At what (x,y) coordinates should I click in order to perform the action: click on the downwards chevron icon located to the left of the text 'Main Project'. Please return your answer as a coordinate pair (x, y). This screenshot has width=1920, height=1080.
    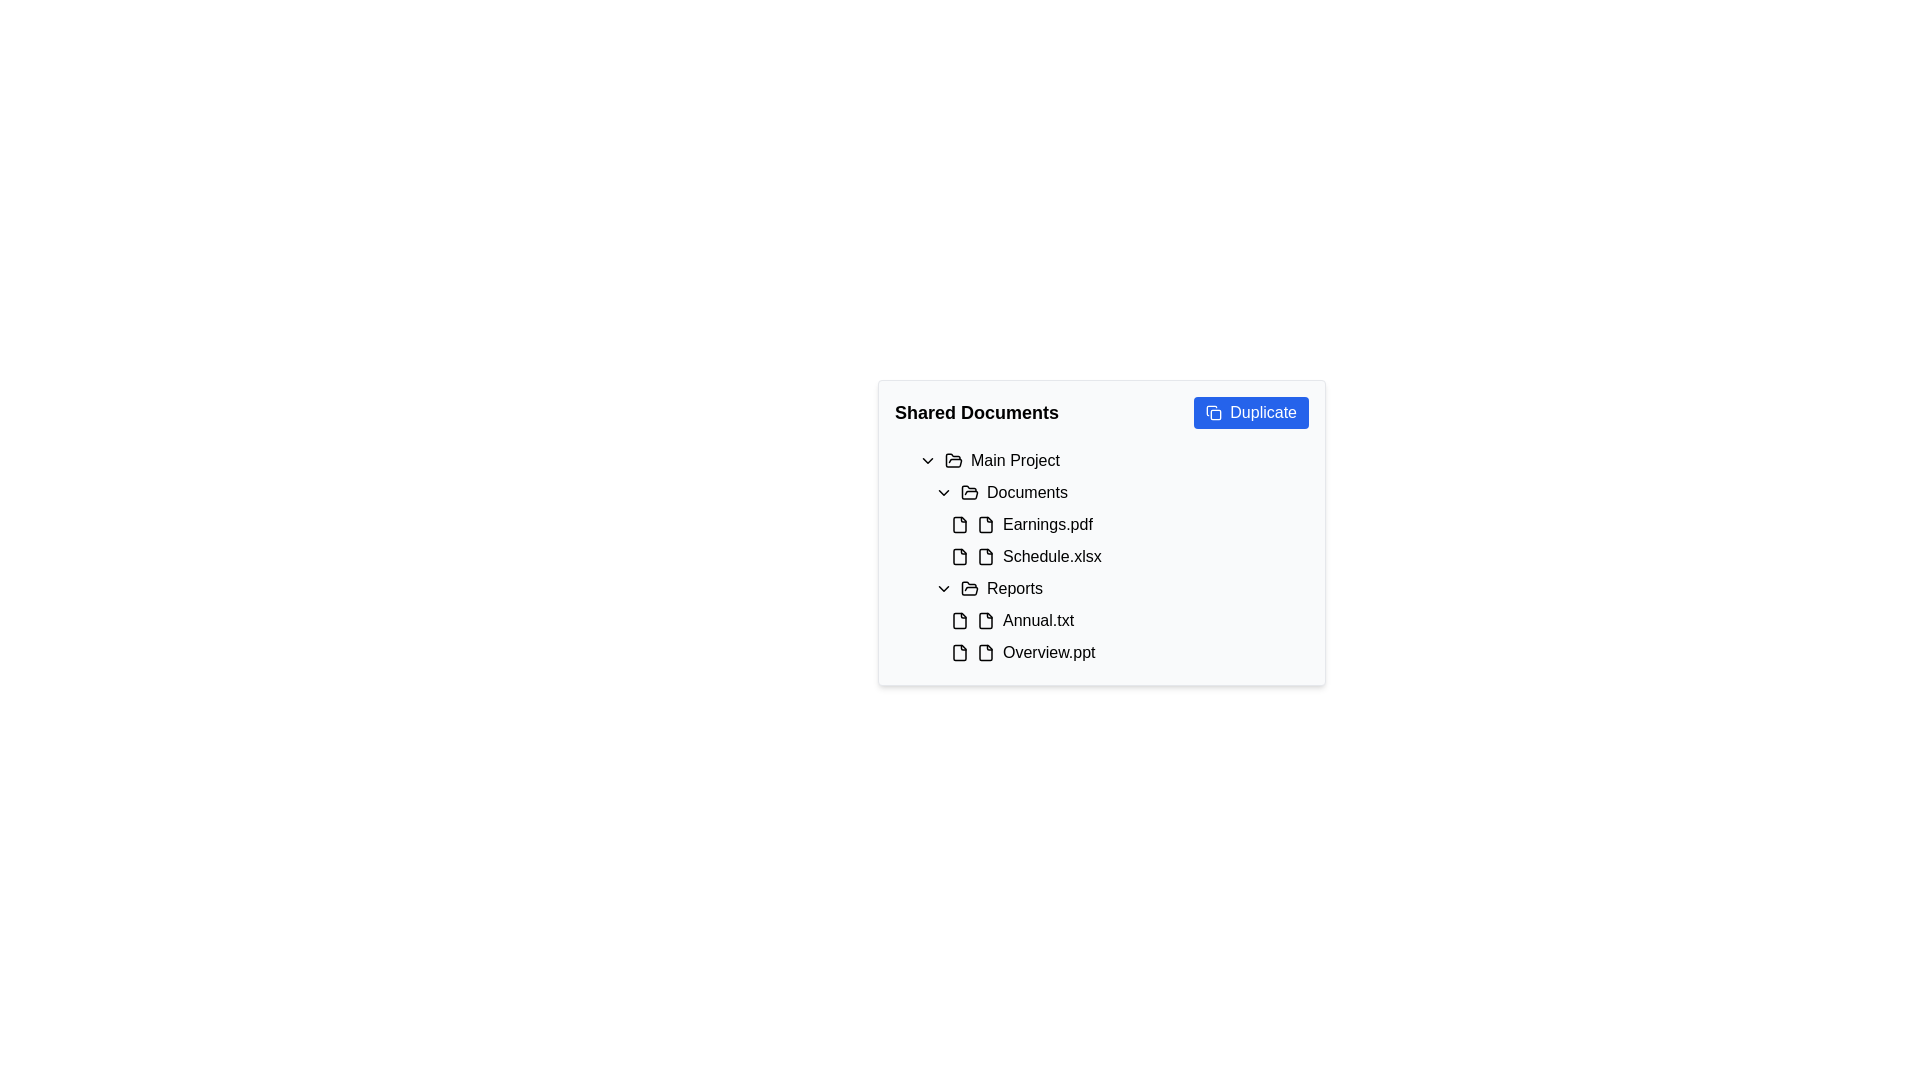
    Looking at the image, I should click on (926, 461).